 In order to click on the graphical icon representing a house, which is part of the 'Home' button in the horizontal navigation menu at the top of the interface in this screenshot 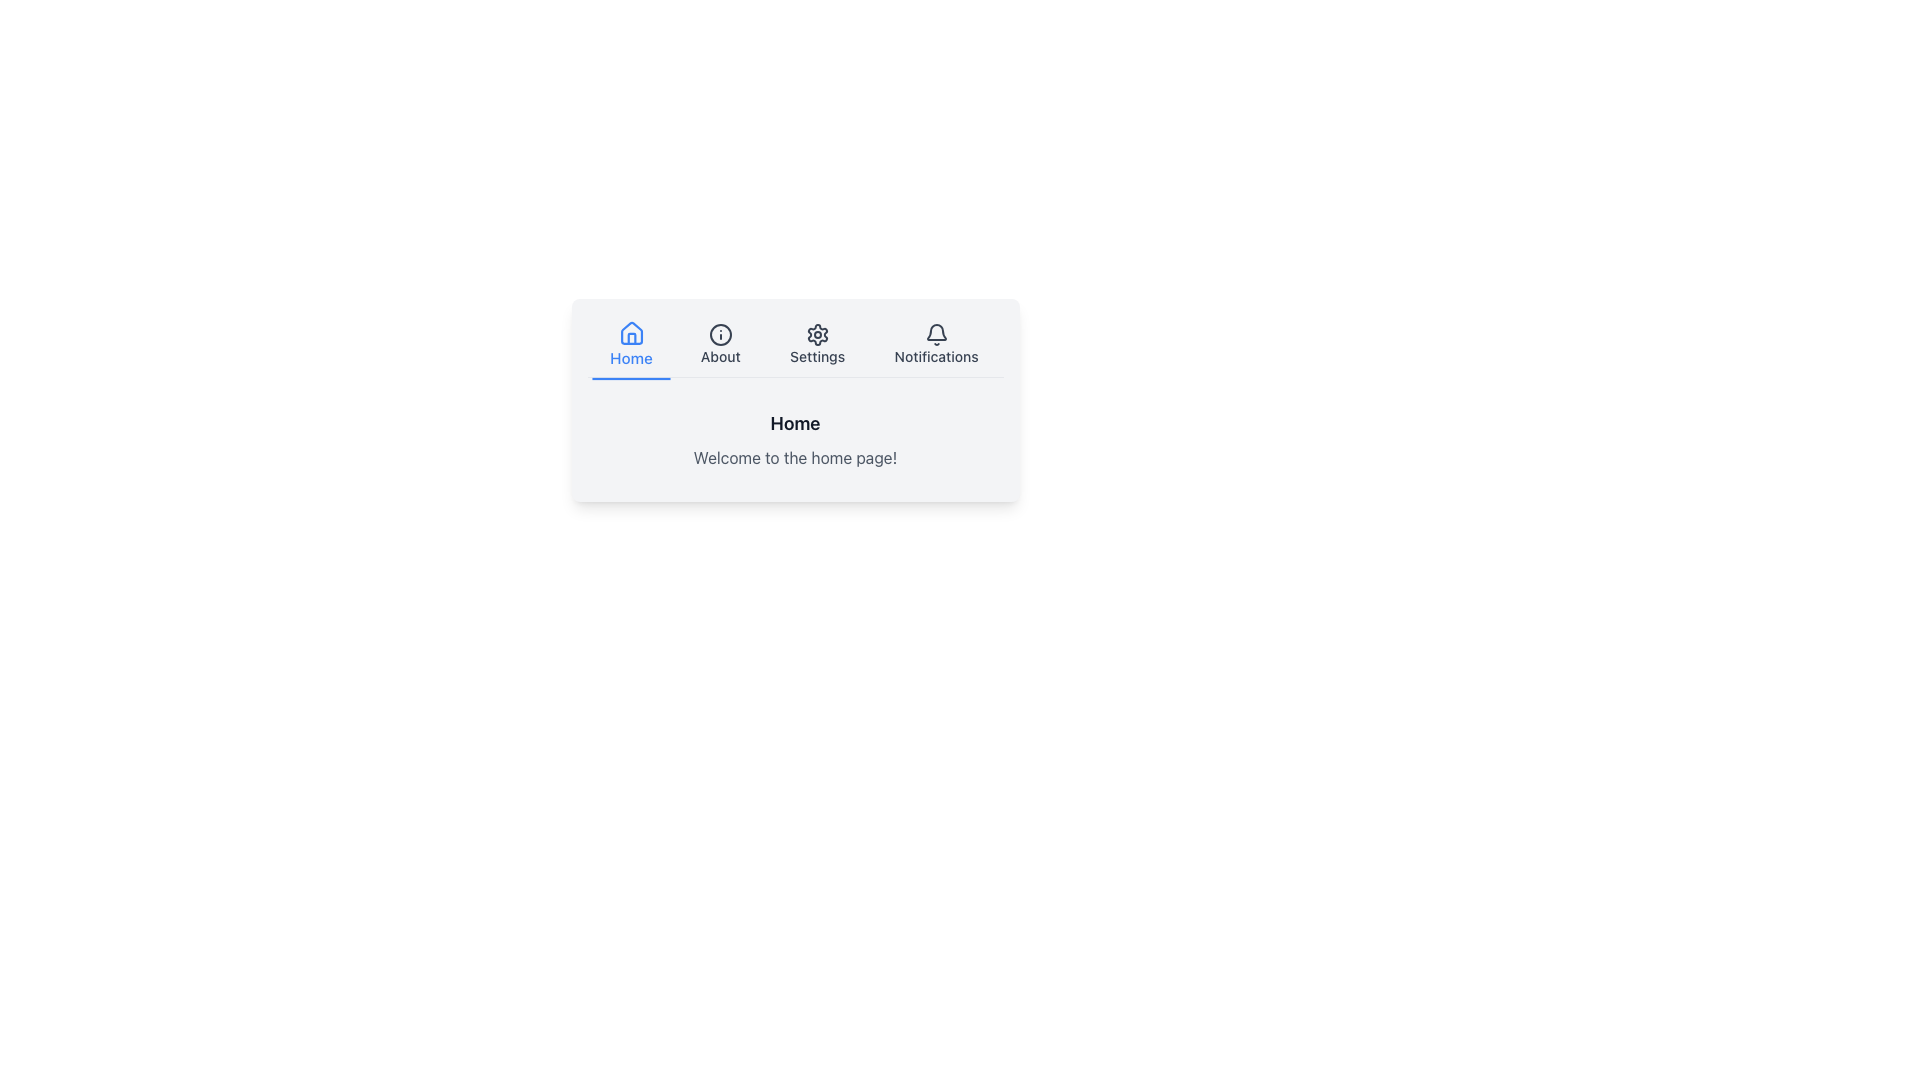, I will do `click(630, 332)`.